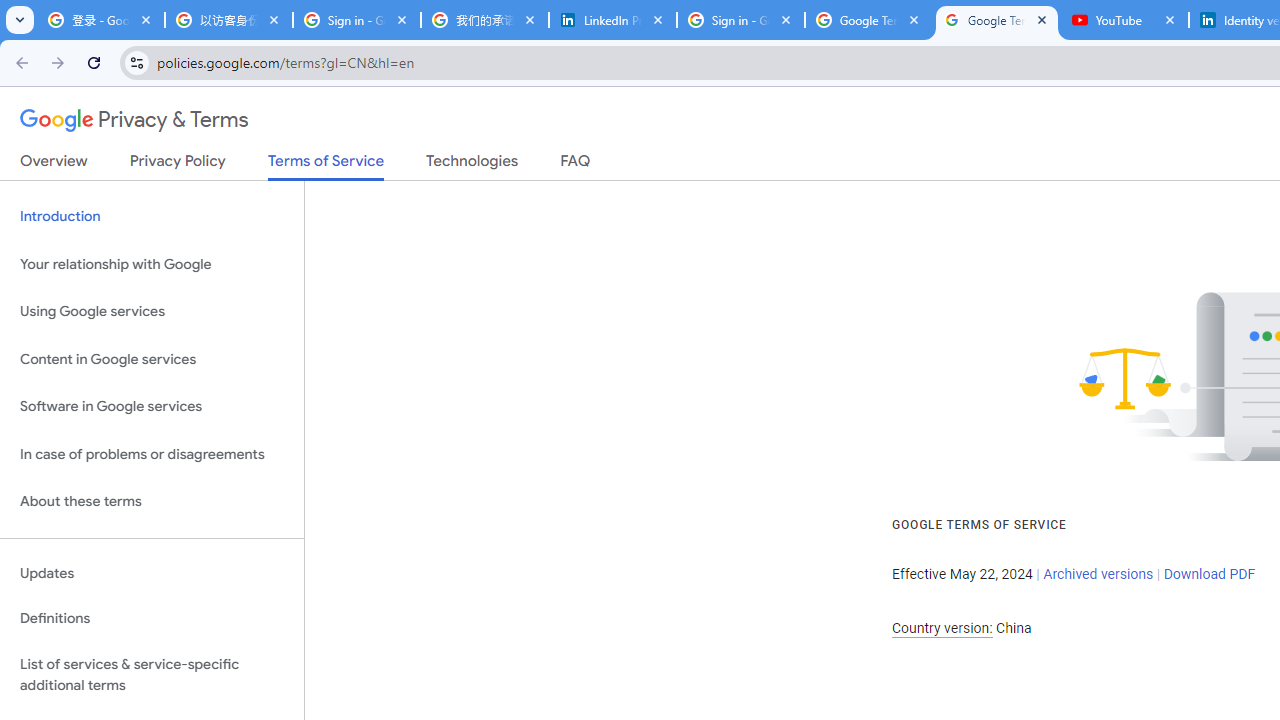  What do you see at coordinates (151, 618) in the screenshot?
I see `'Definitions'` at bounding box center [151, 618].